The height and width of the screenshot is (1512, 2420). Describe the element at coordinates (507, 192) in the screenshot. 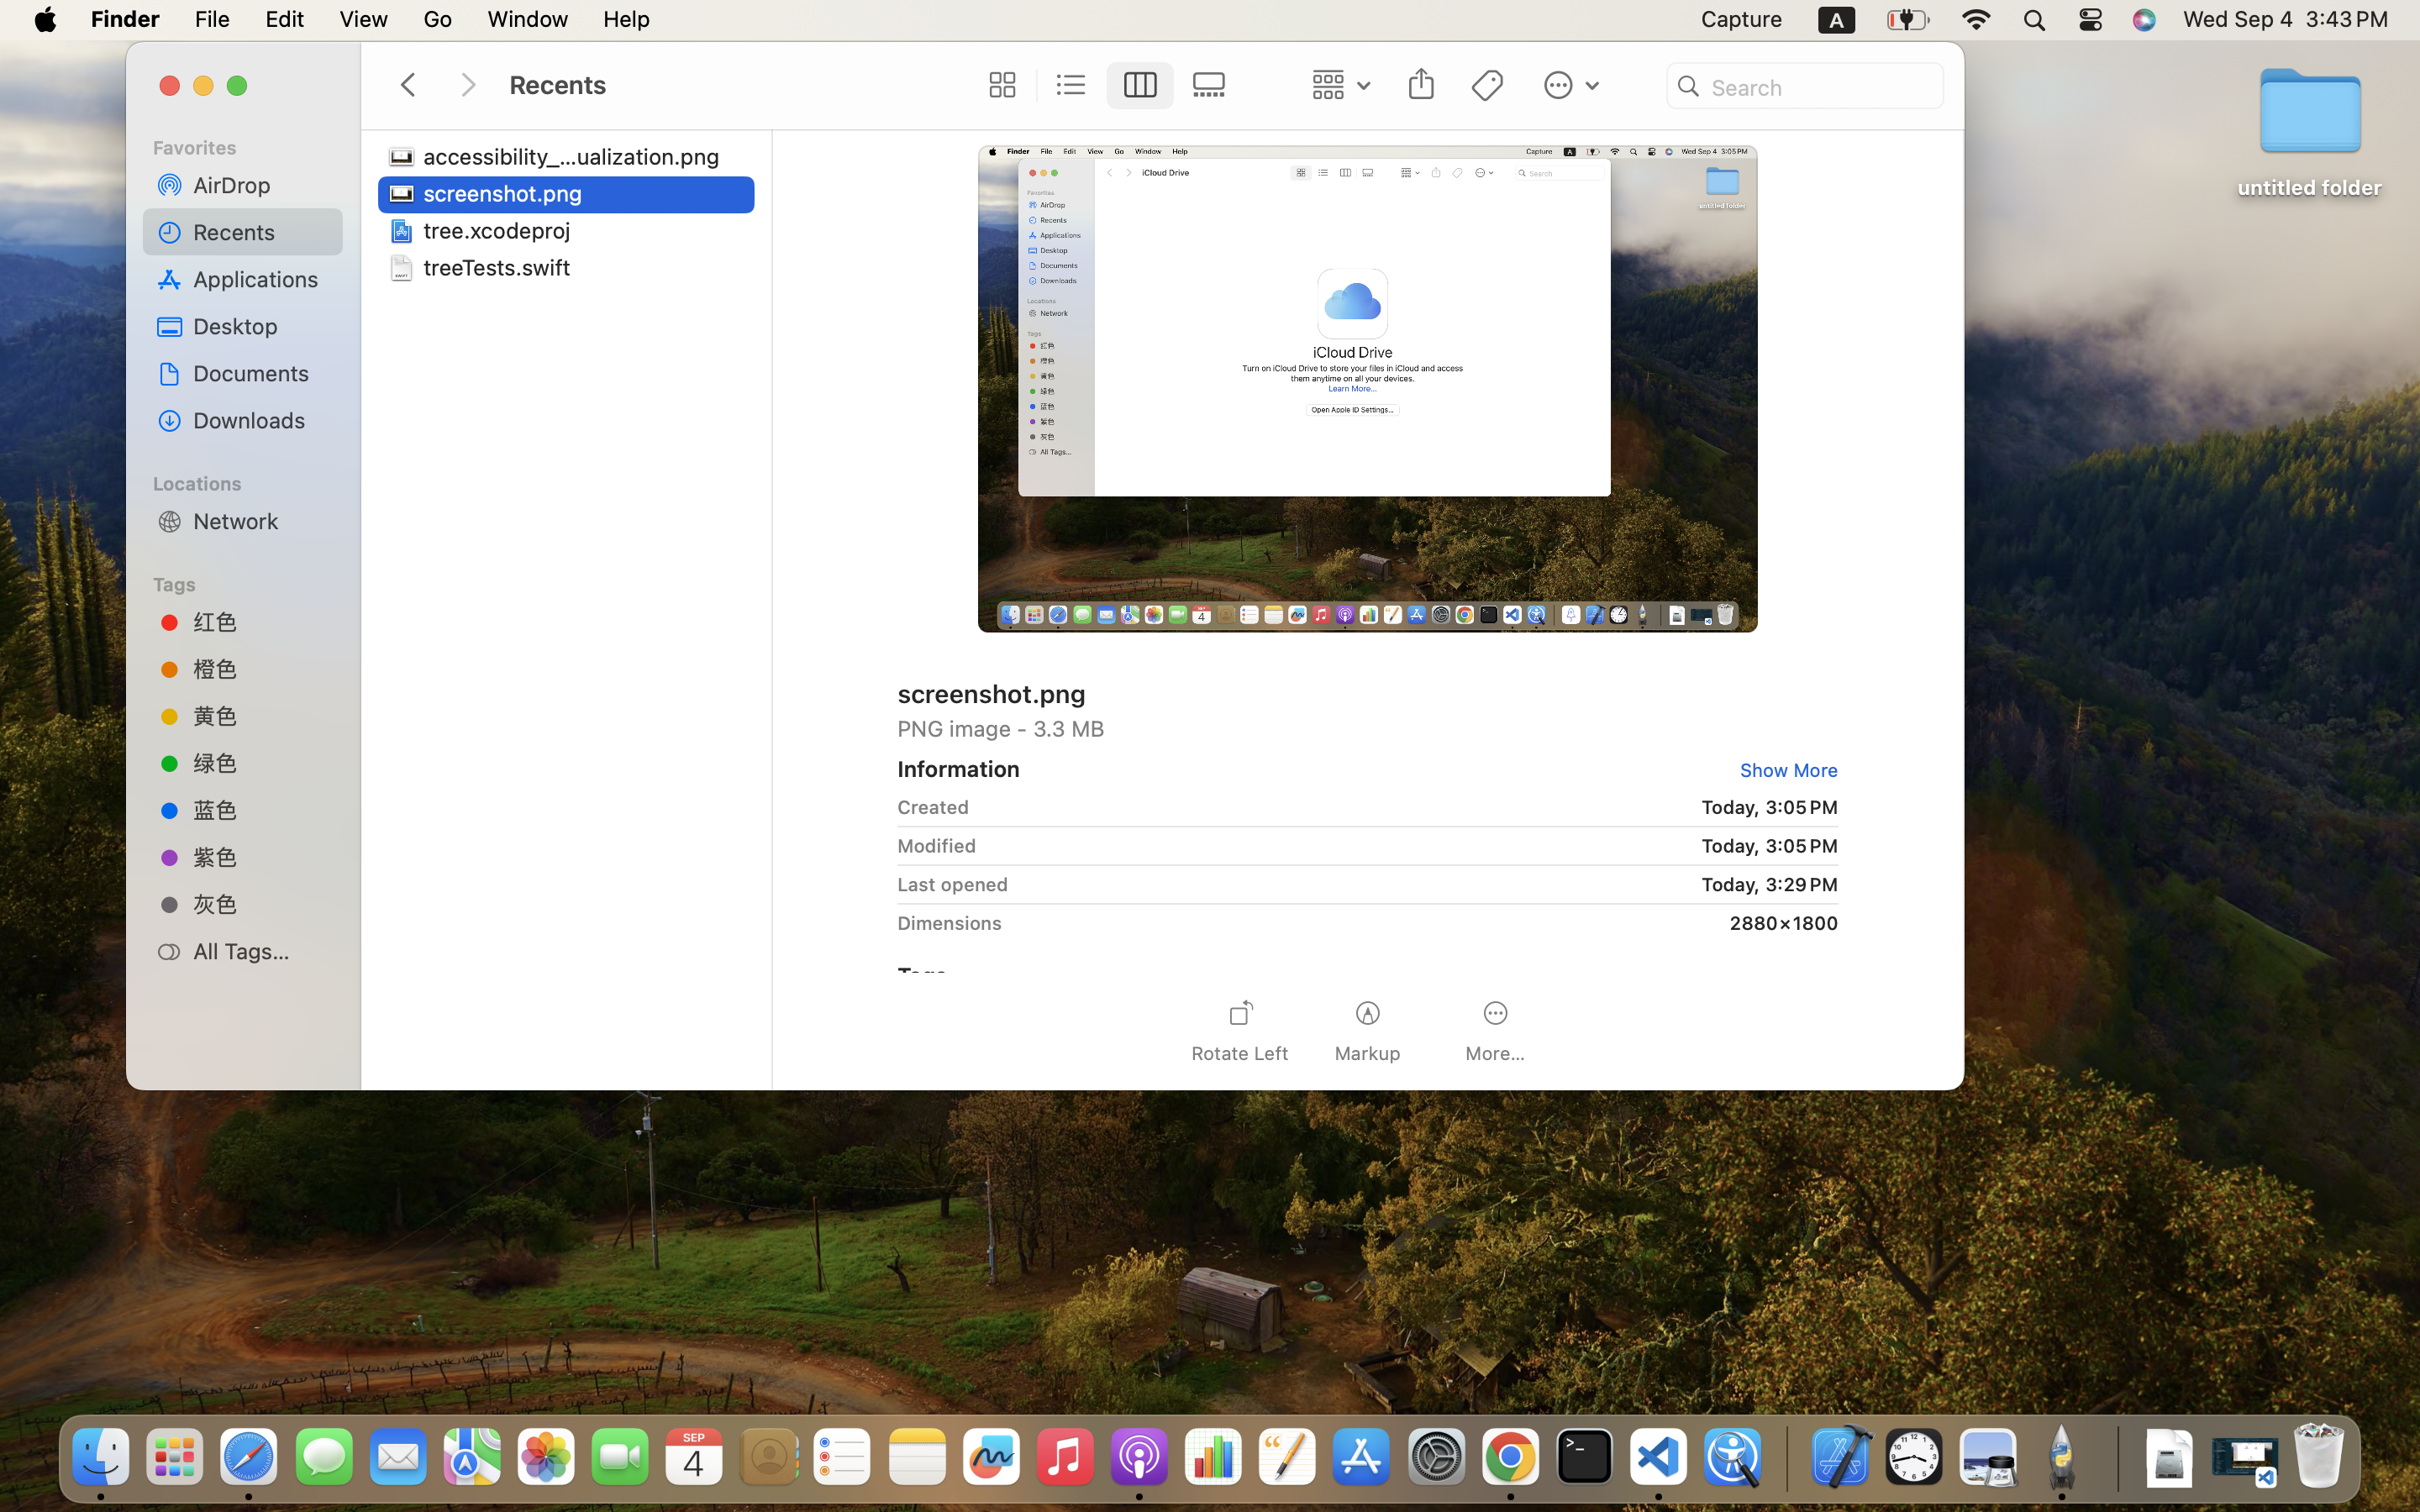

I see `'screenshot.png'` at that location.